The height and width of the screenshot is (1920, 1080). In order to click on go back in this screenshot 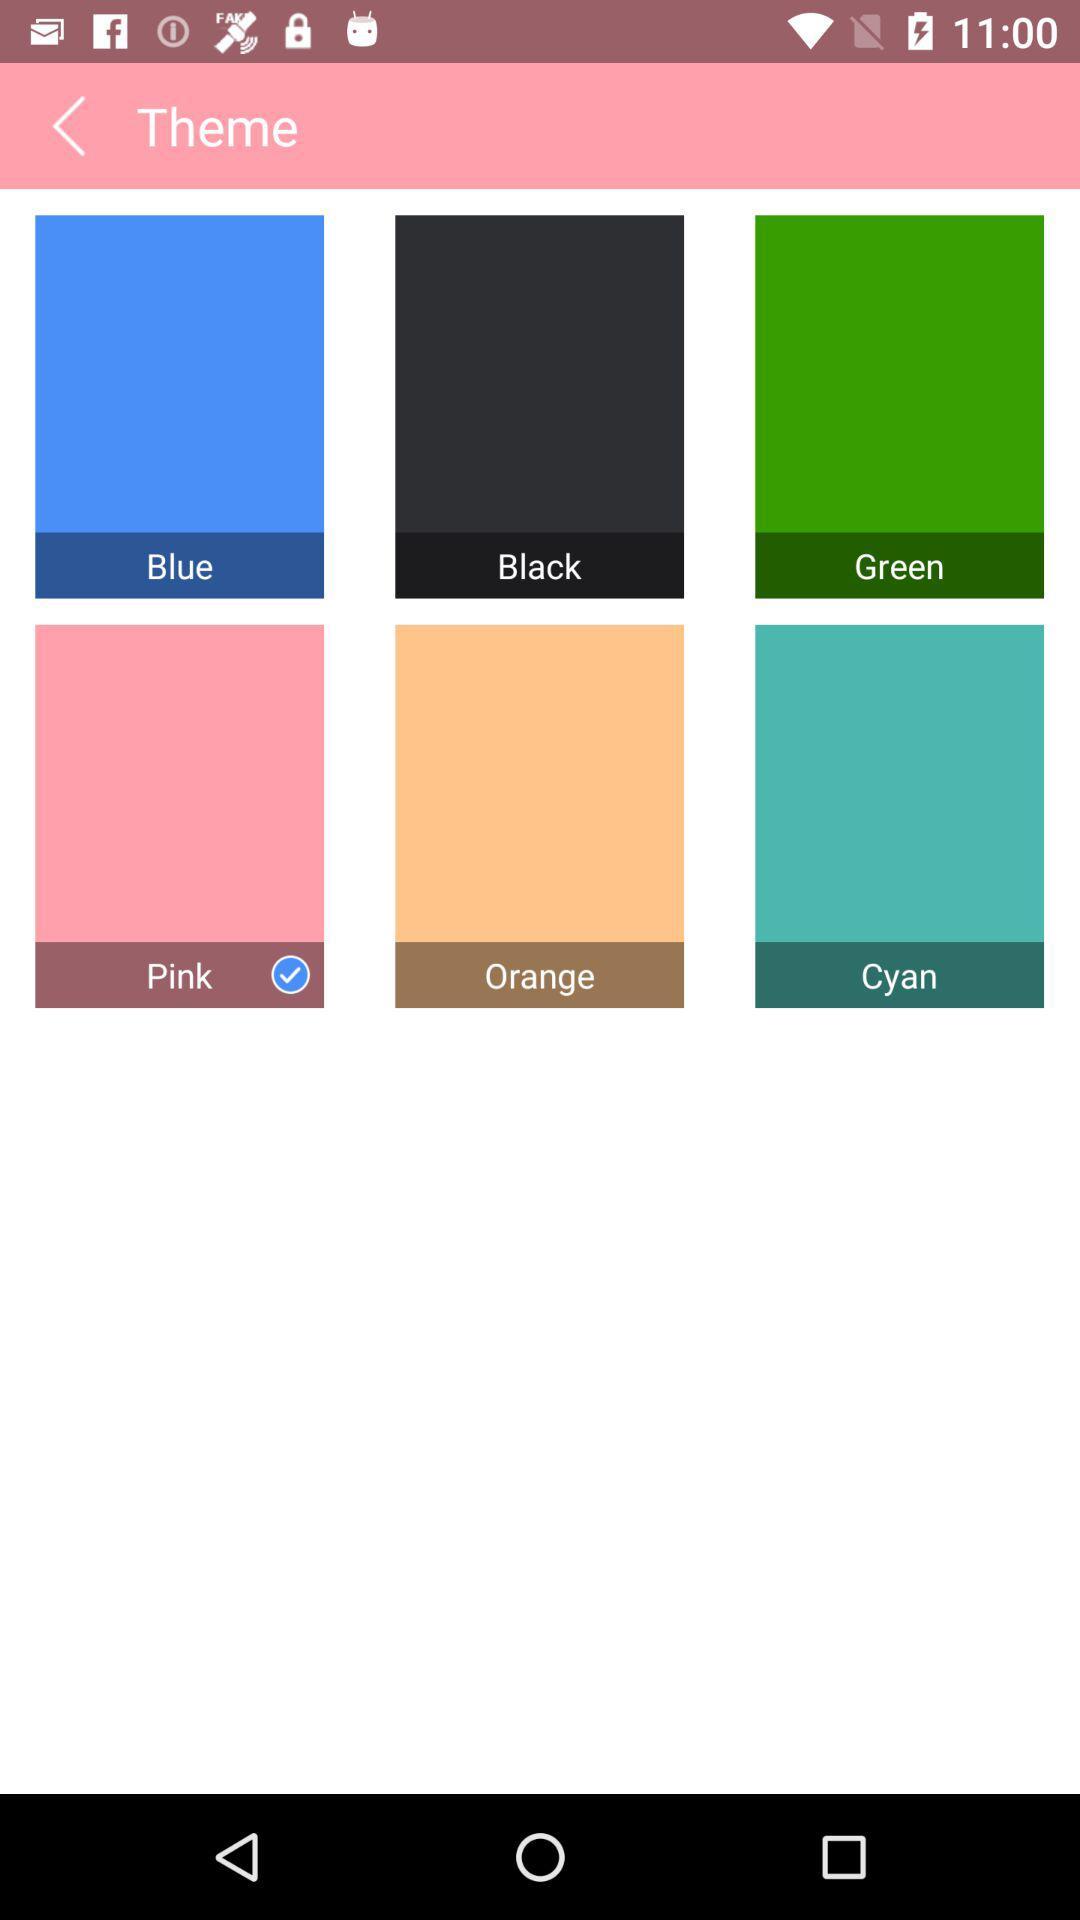, I will do `click(67, 124)`.